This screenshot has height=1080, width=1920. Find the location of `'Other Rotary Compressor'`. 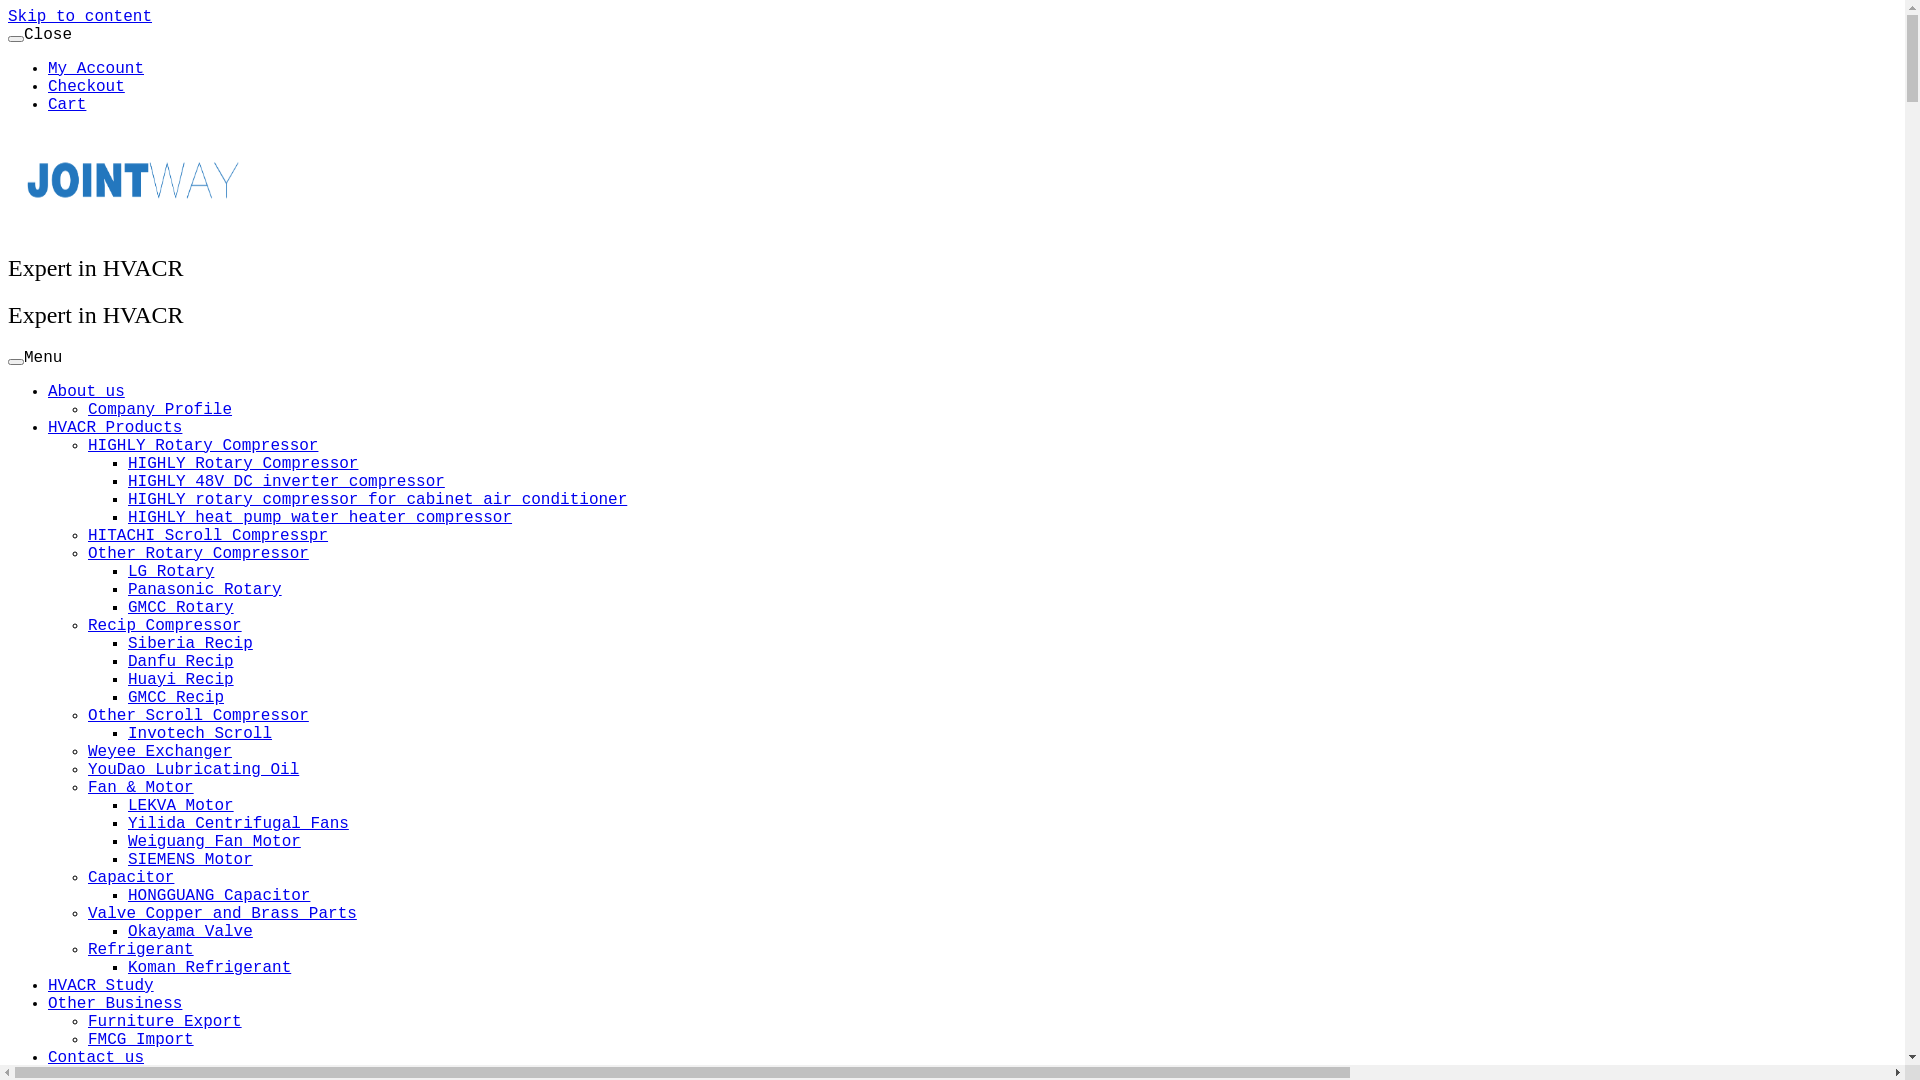

'Other Rotary Compressor' is located at coordinates (198, 554).